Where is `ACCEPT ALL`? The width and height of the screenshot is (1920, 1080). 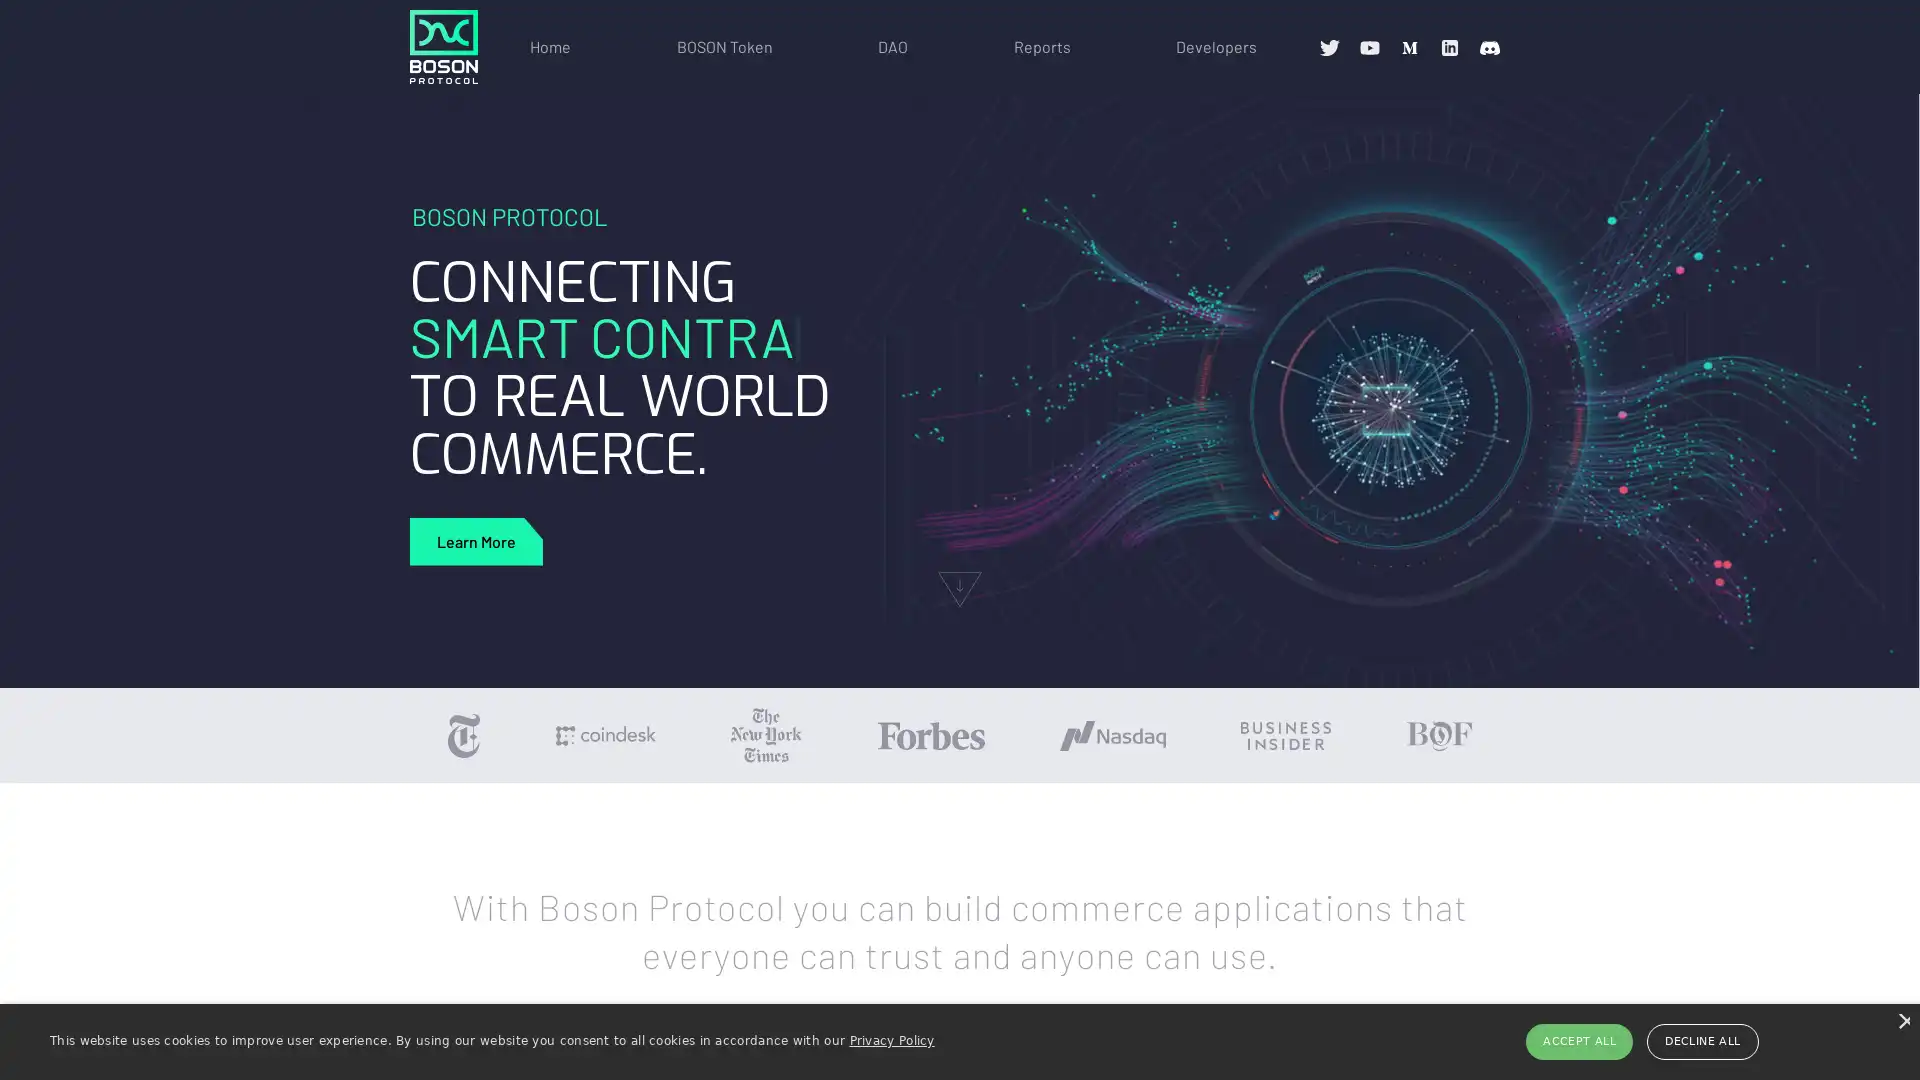 ACCEPT ALL is located at coordinates (1578, 1040).